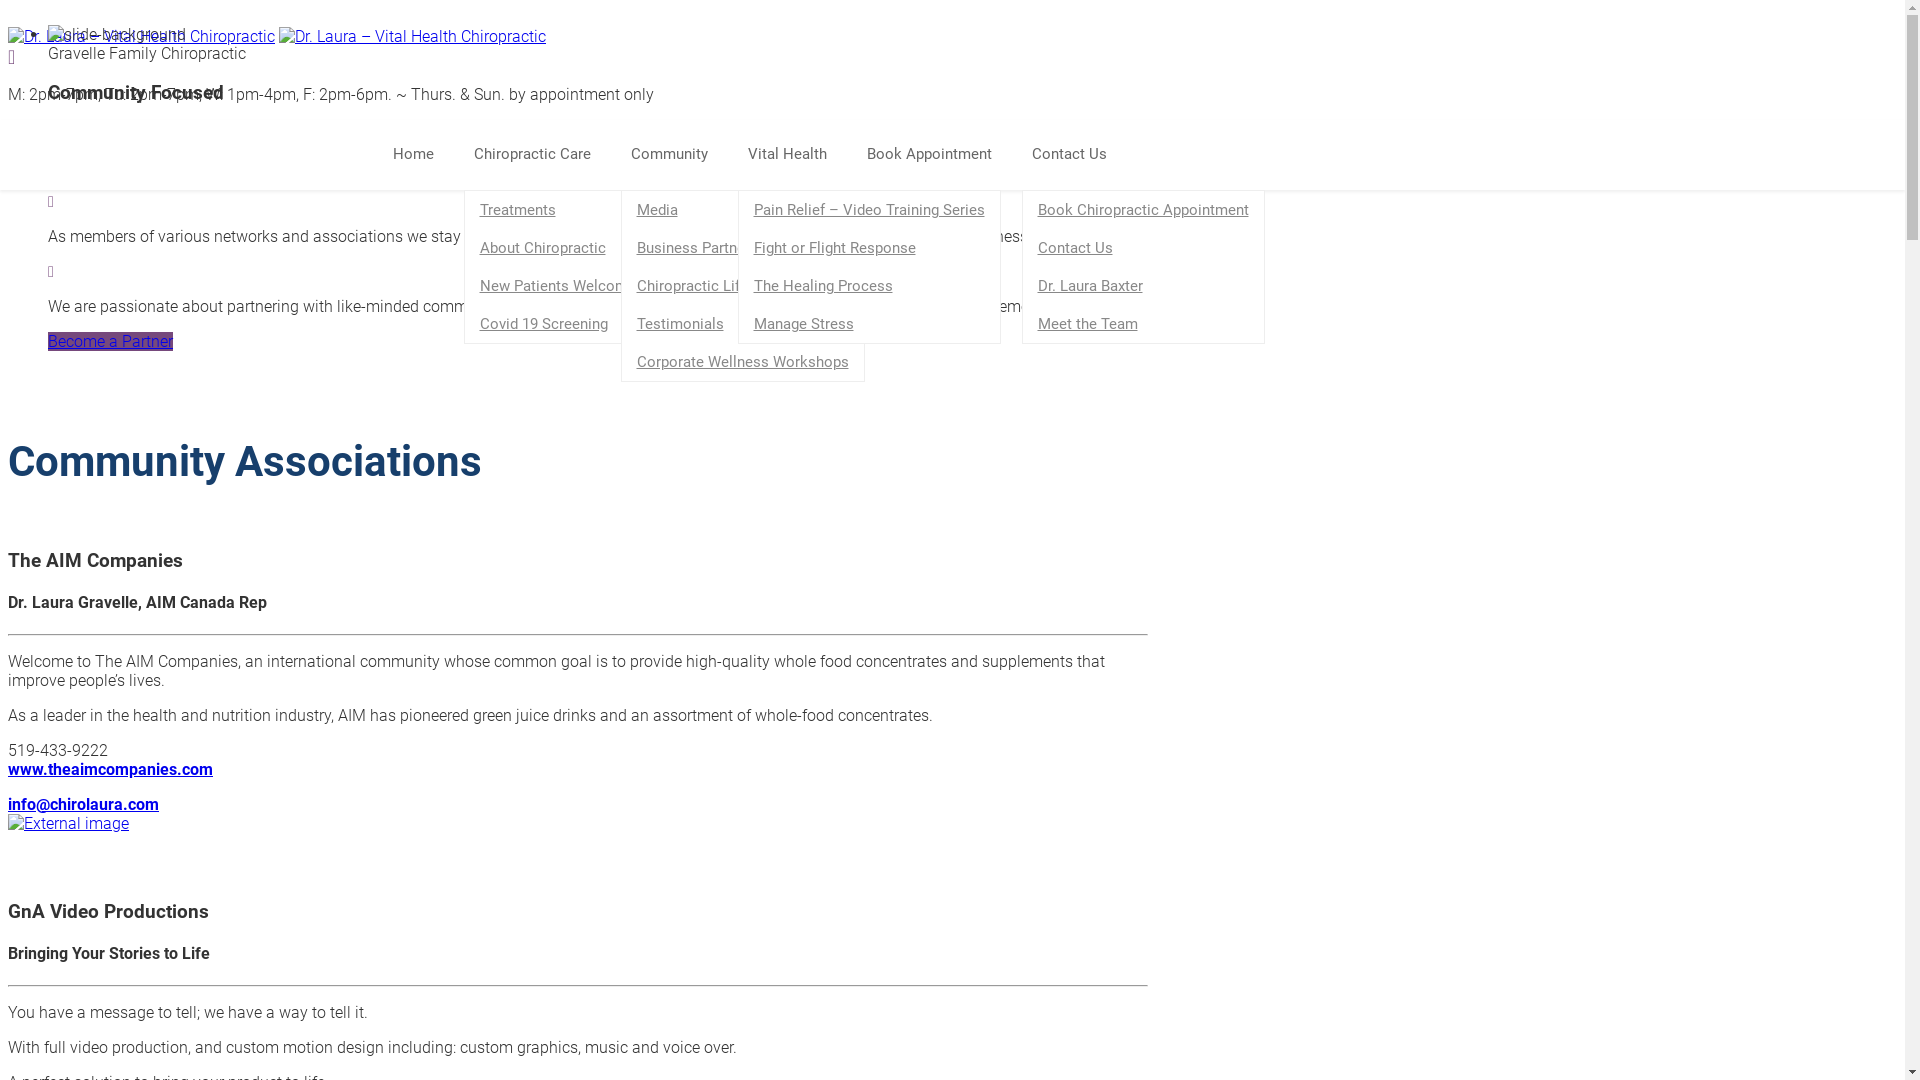 The image size is (1920, 1080). Describe the element at coordinates (855, 153) in the screenshot. I see `'Book Appointment'` at that location.